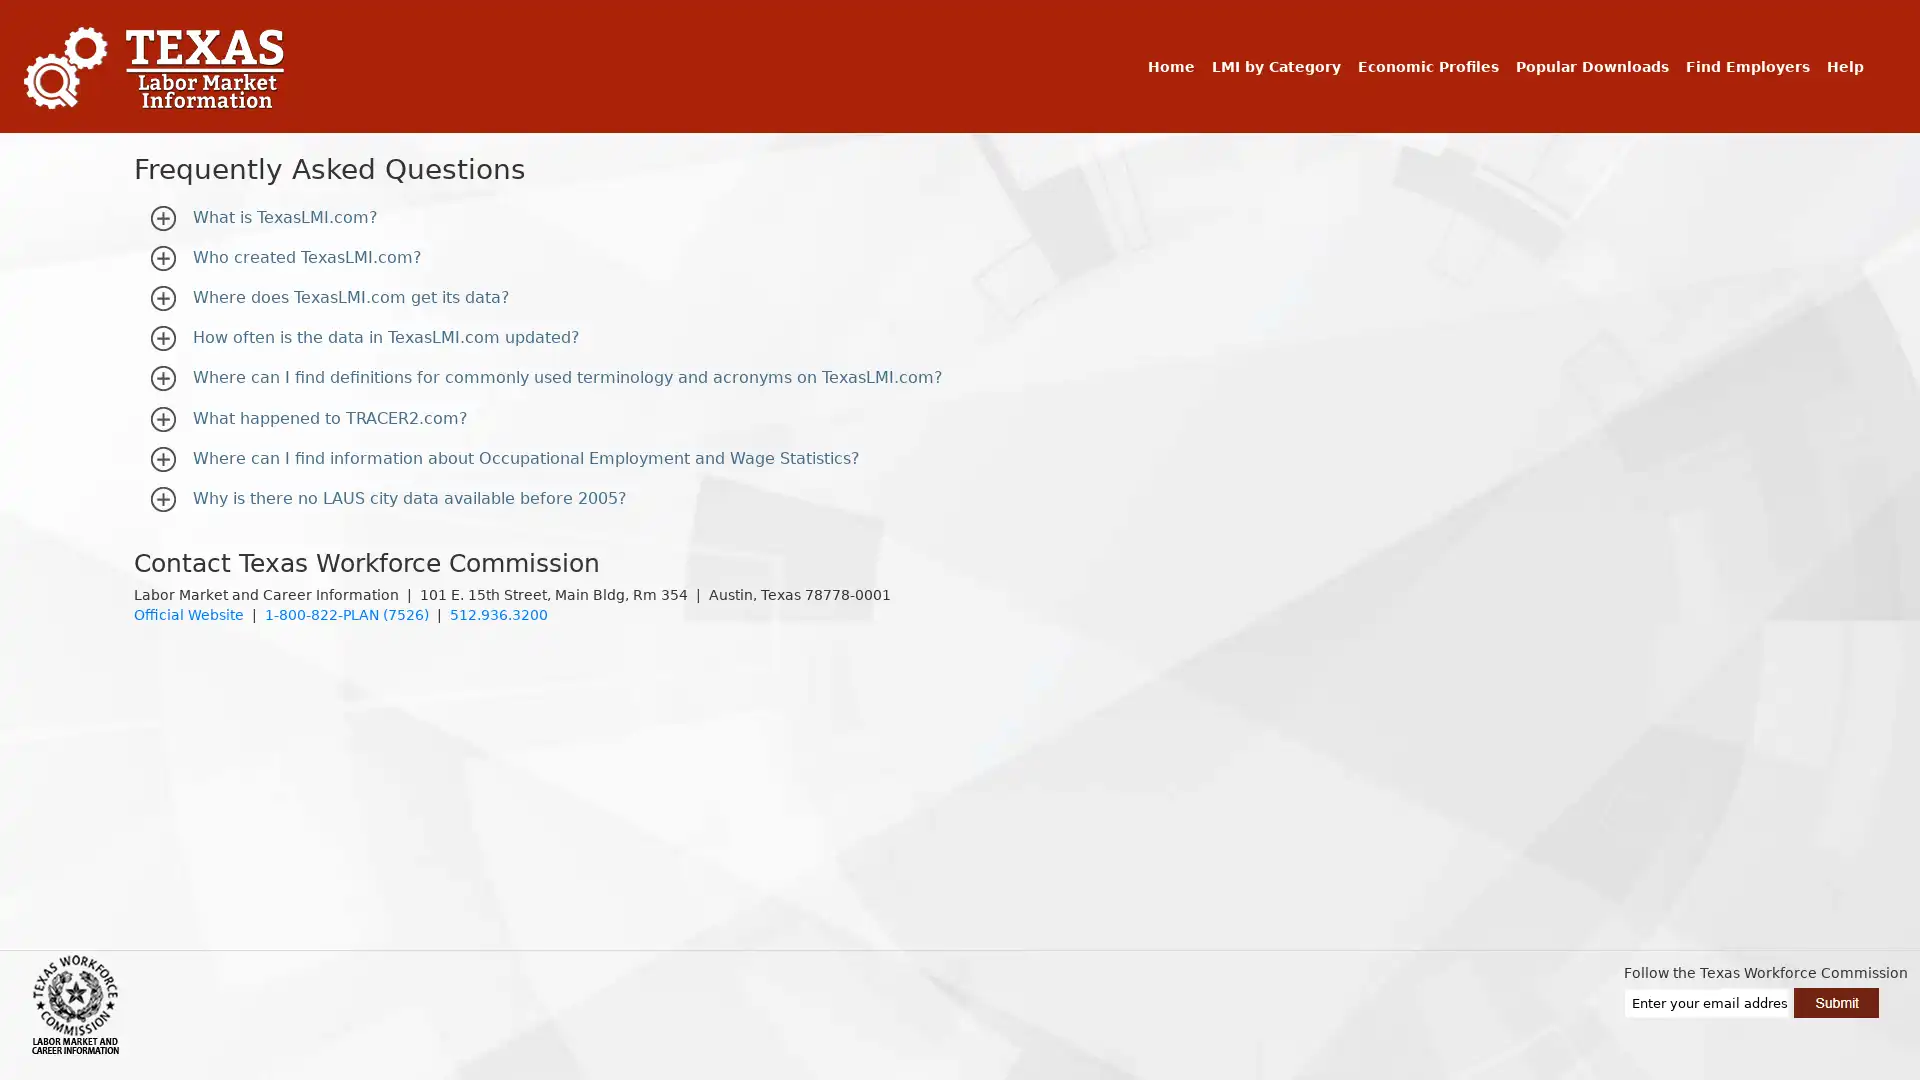 The image size is (1920, 1080). I want to click on What happened to TRACER2.com?, so click(958, 416).